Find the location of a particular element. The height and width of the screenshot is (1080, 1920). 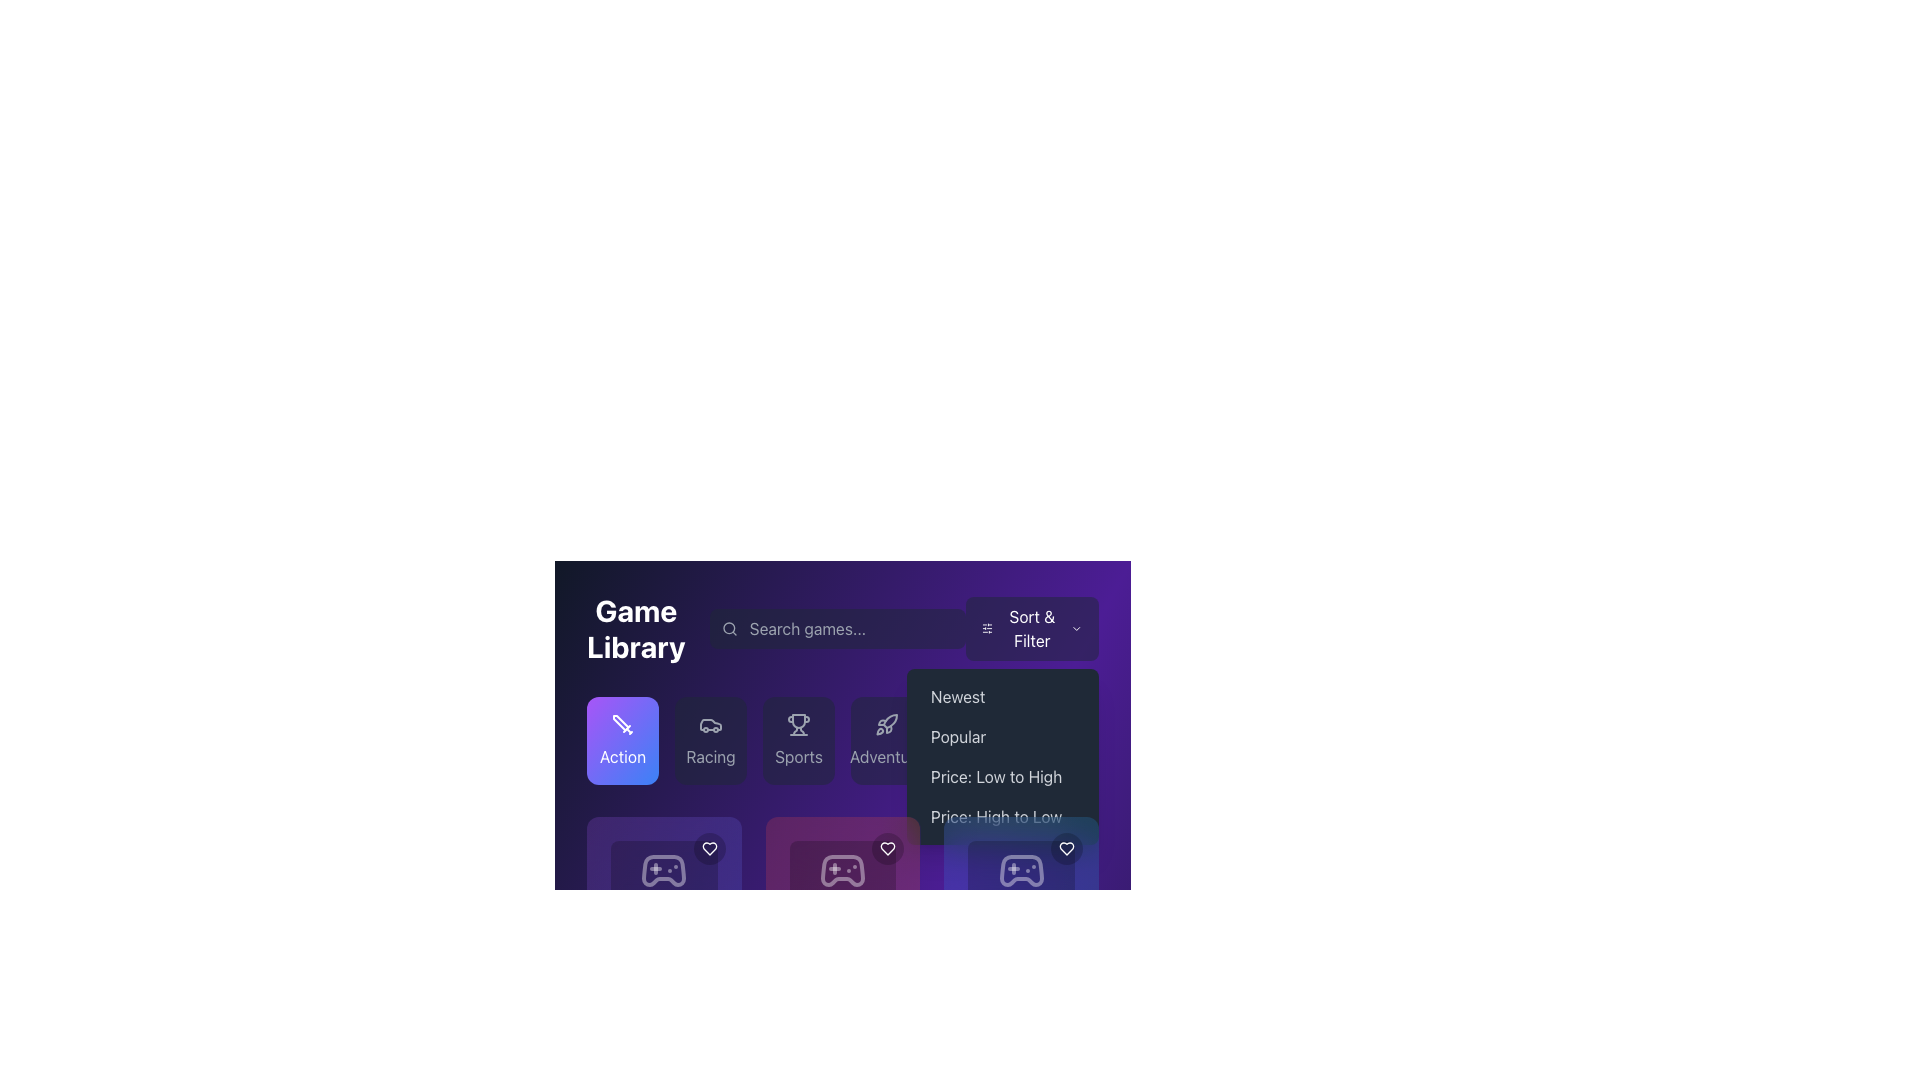

the sleek gray rocket icon with rounded edges, located at the center-top of the 'Adventure' card in the Game Library interface is located at coordinates (886, 725).